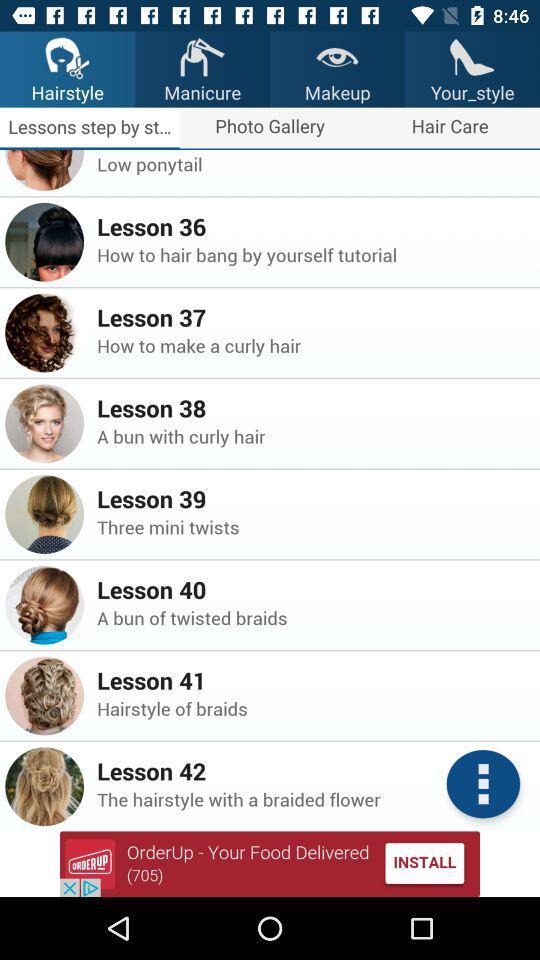  I want to click on the icon above the the hairstyle with, so click(312, 770).